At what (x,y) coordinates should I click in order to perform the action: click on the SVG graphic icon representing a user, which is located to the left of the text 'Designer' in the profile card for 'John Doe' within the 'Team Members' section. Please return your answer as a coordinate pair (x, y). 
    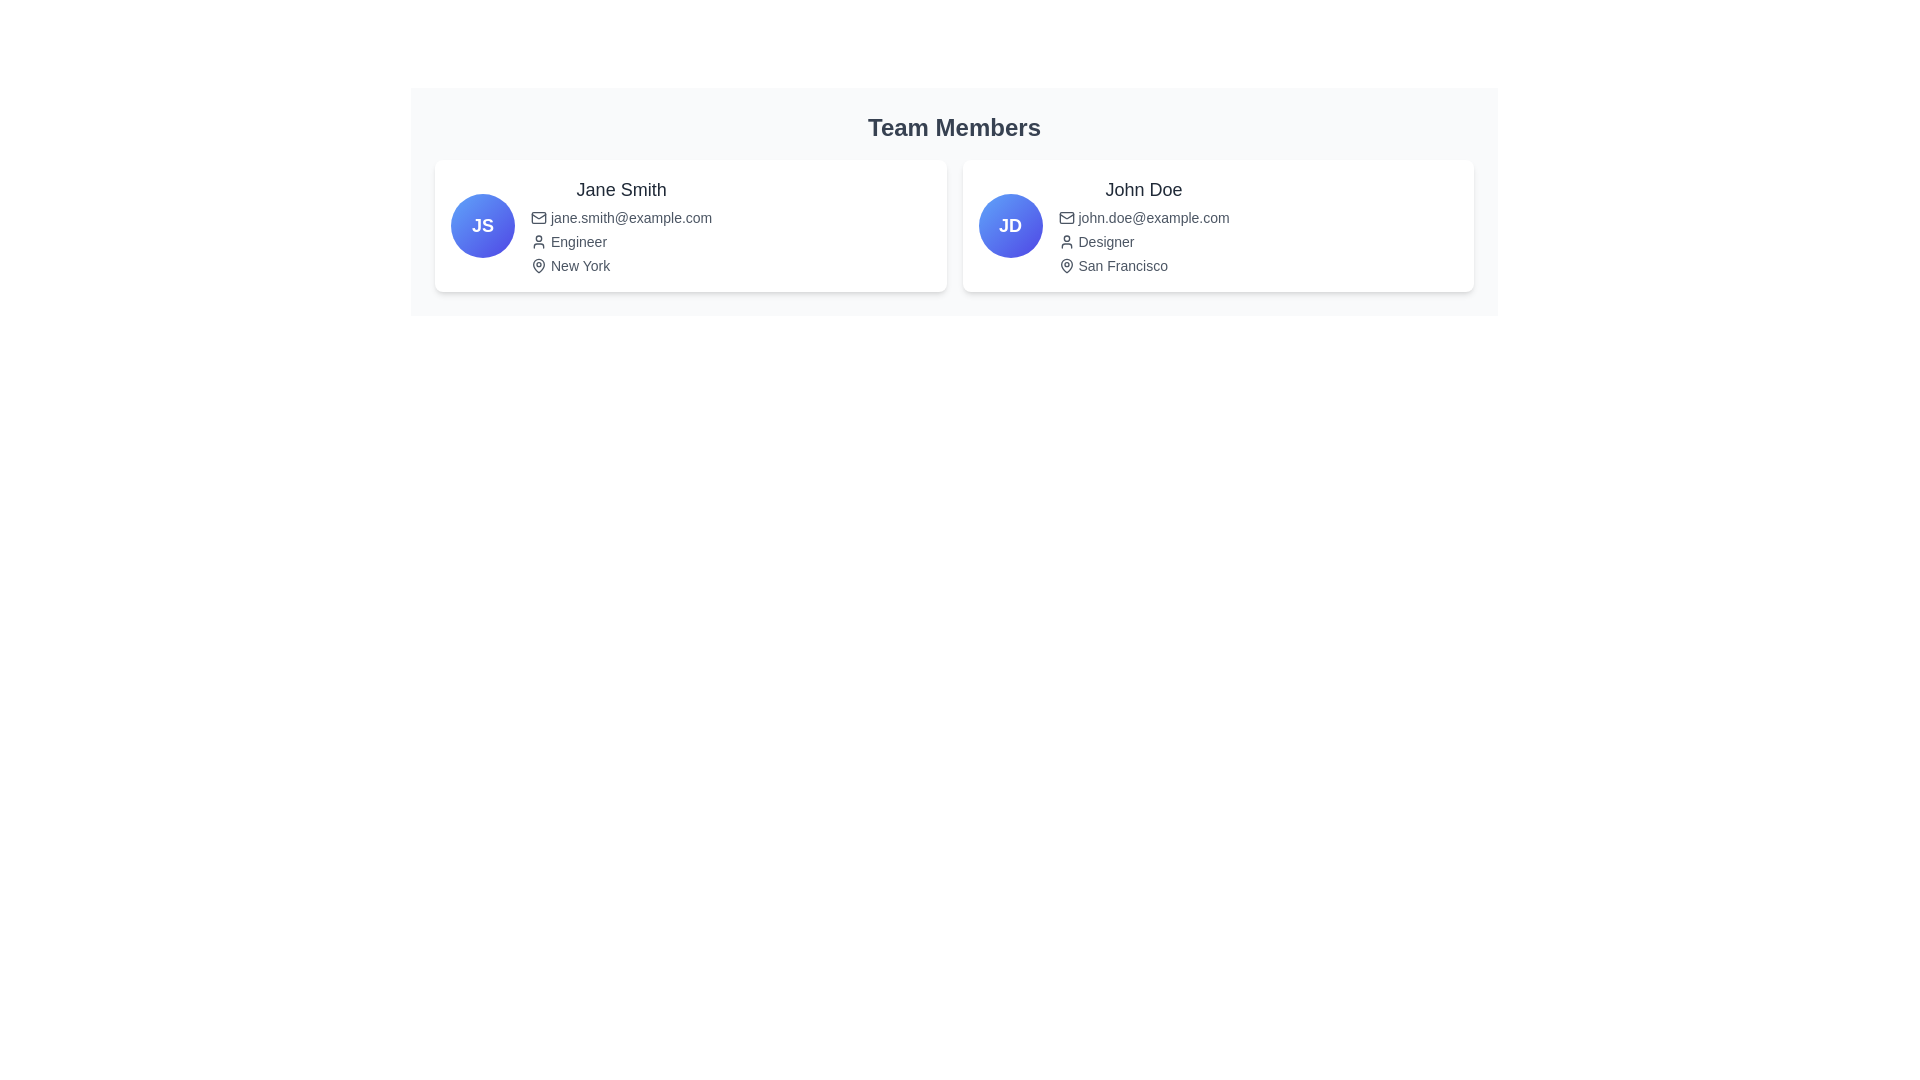
    Looking at the image, I should click on (1065, 241).